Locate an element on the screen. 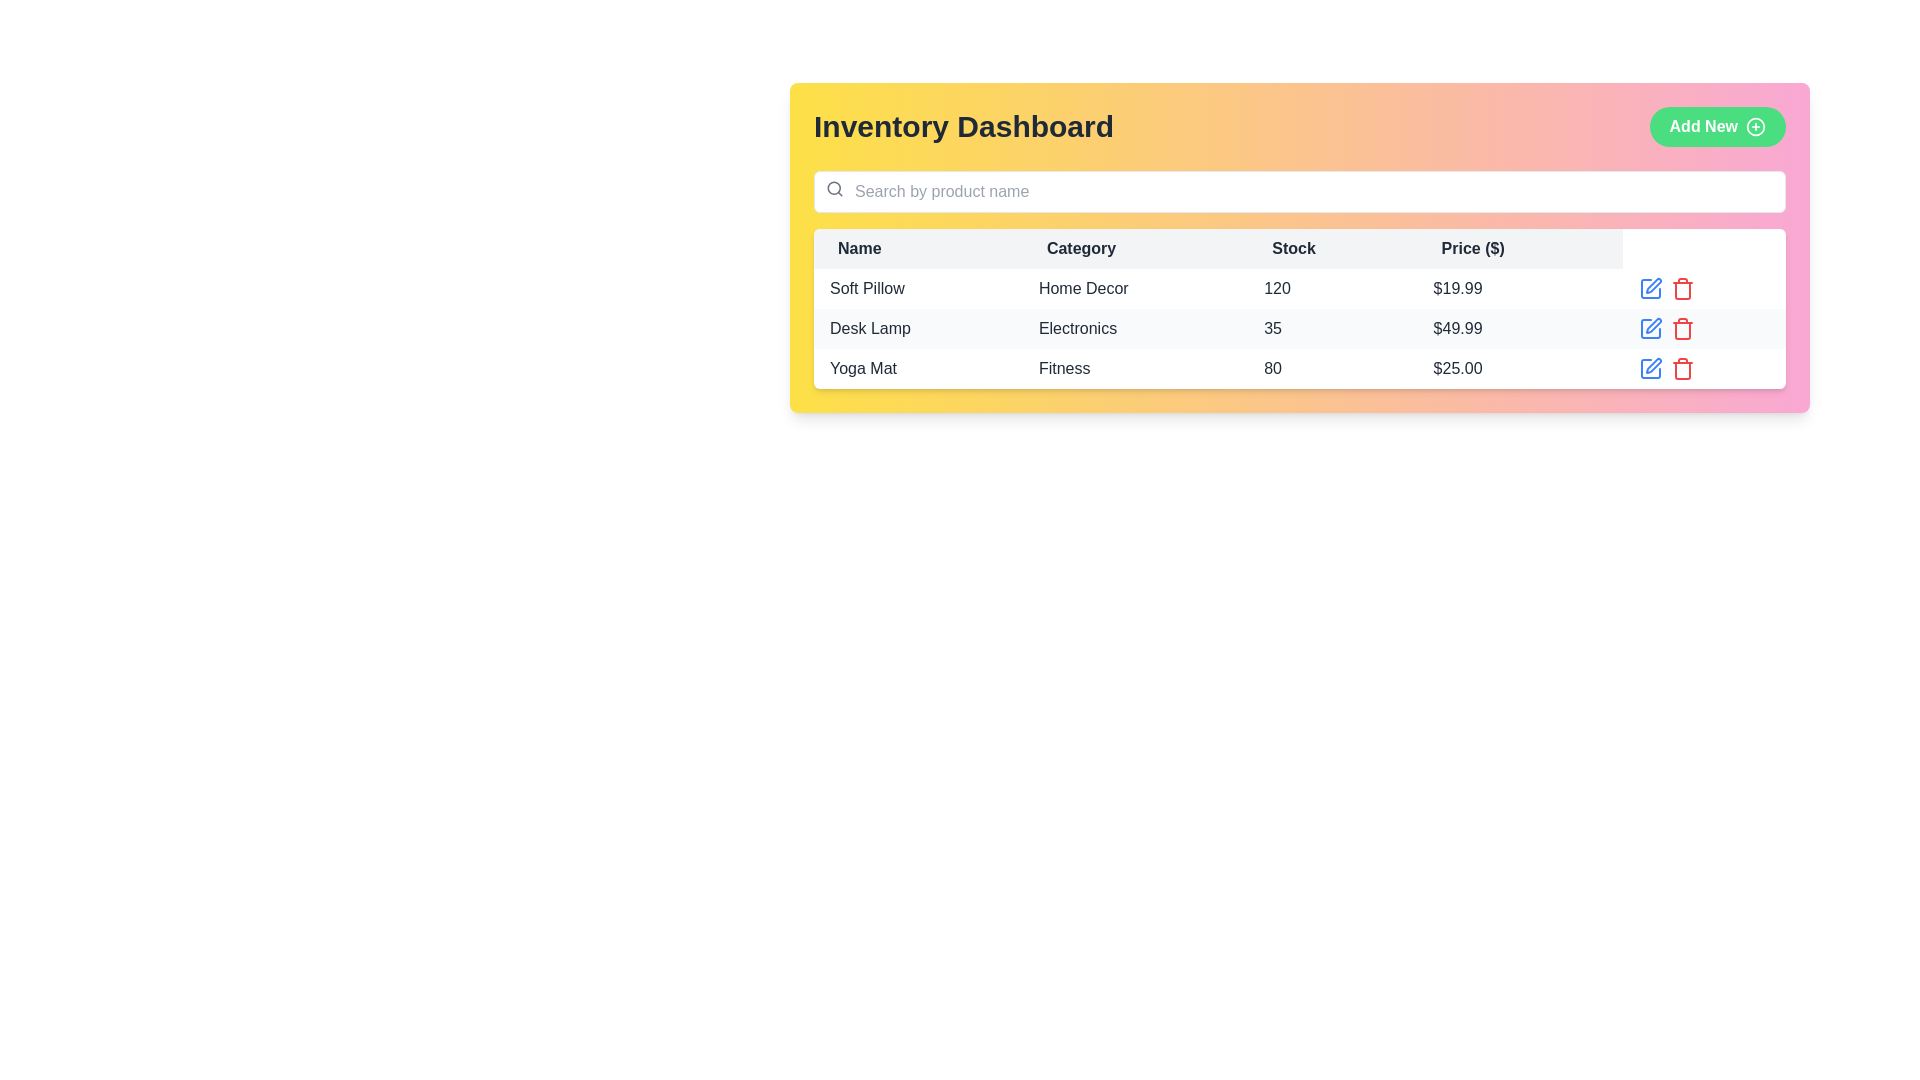  SVG Circle that forms the circular frame of the plus icon indicating the 'Add New' functionality, located in the top-right corner of the interface is located at coordinates (1755, 127).